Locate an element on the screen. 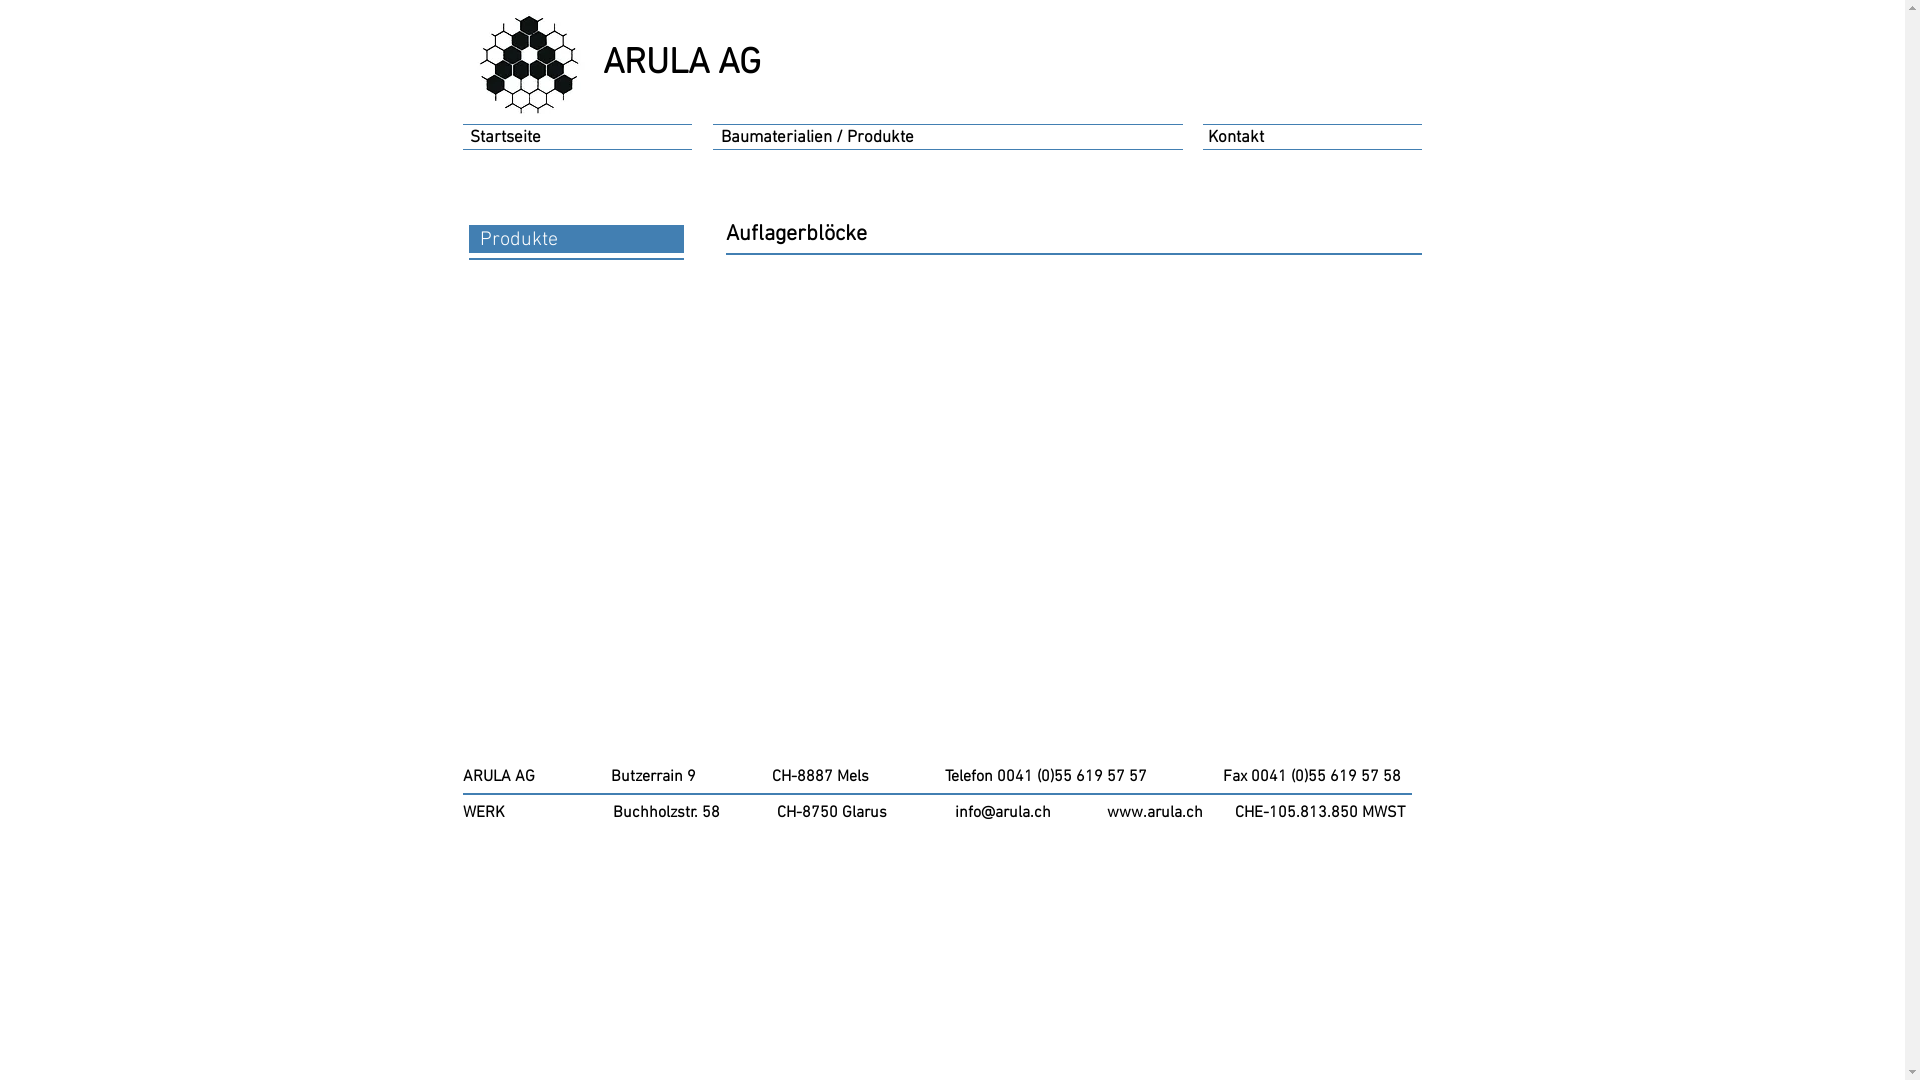  'Kontakt' is located at coordinates (1233, 137).